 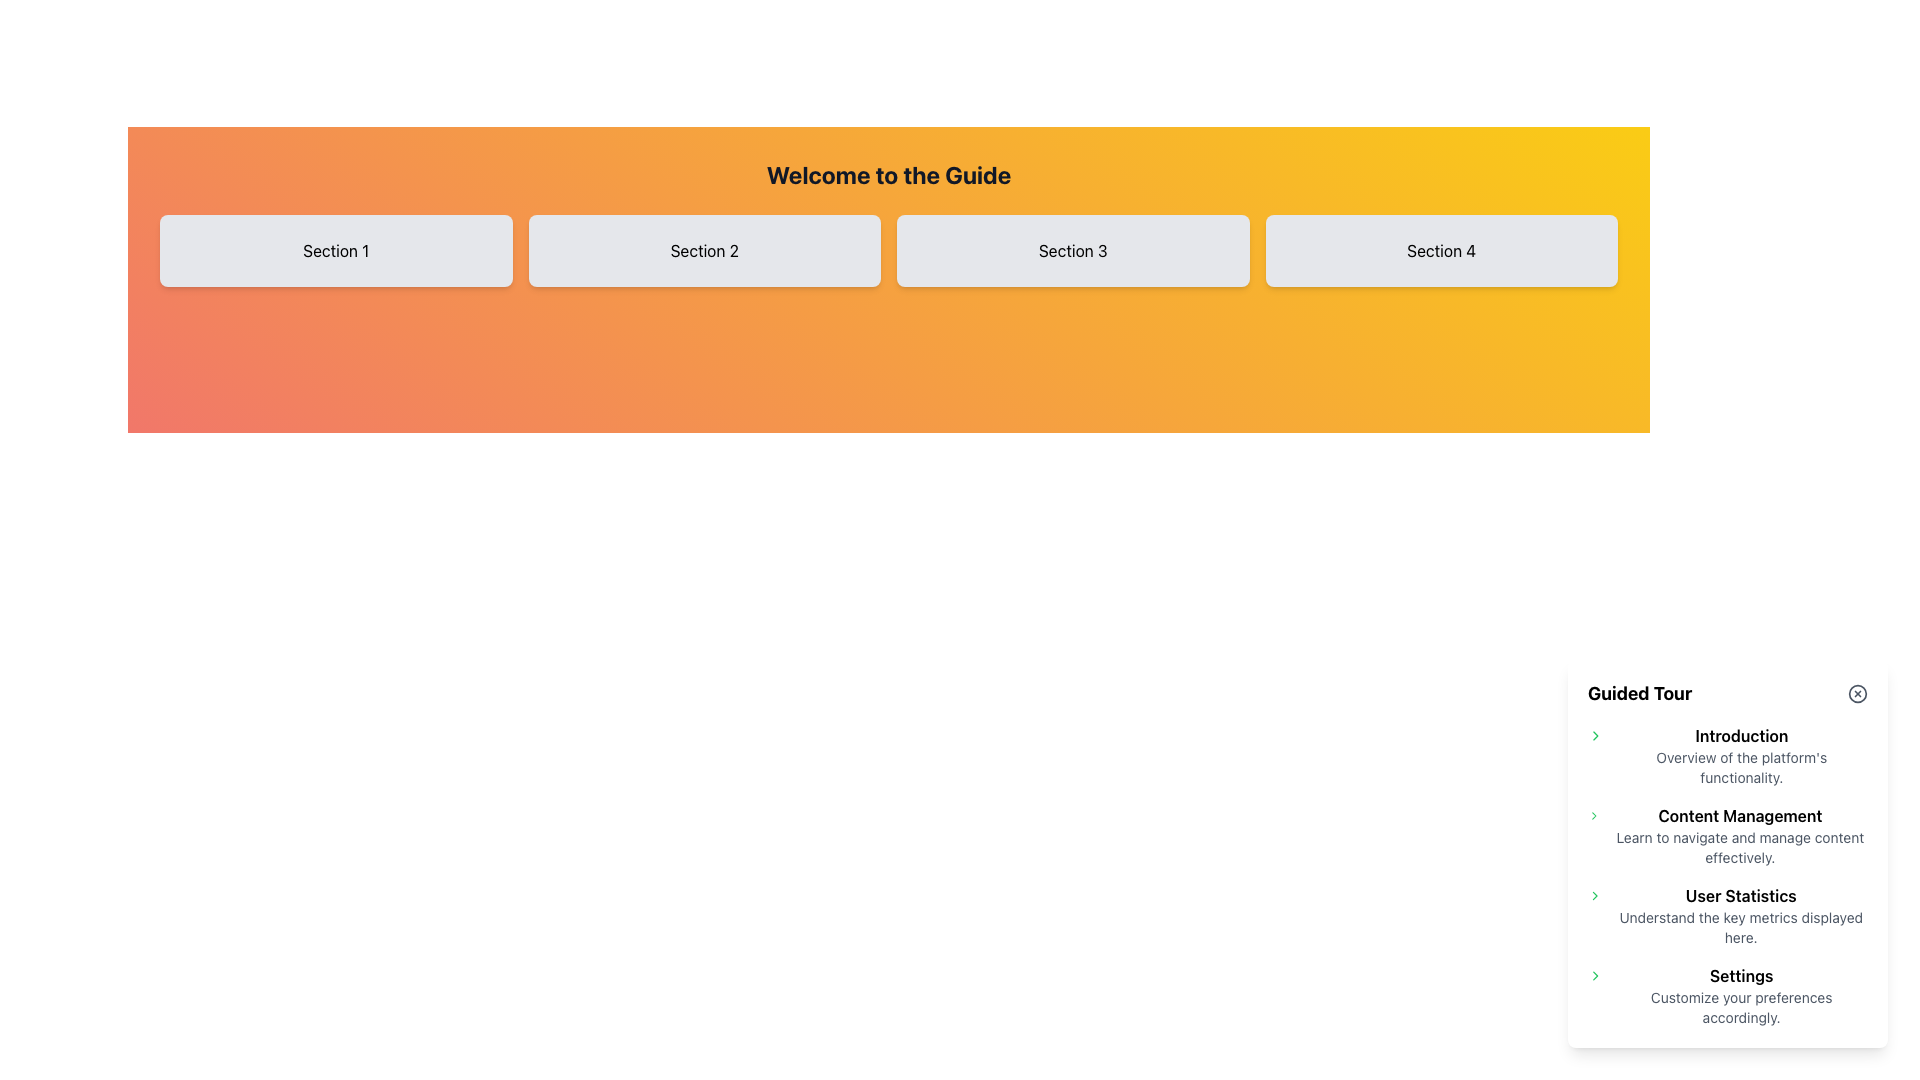 What do you see at coordinates (1740, 928) in the screenshot?
I see `the informational Text Label located directly below the 'User Statistics' heading in the Guided Tour panel on the right-hand side of the page` at bounding box center [1740, 928].